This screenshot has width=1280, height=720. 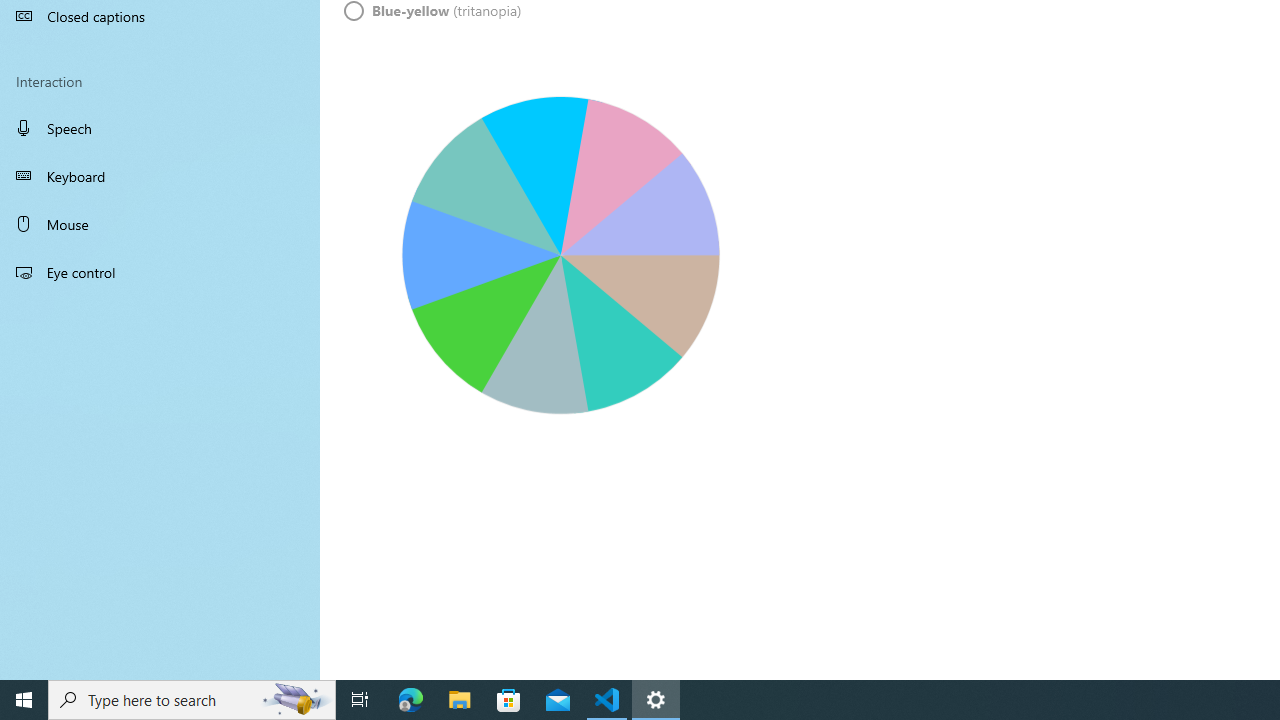 I want to click on 'Task View', so click(x=359, y=698).